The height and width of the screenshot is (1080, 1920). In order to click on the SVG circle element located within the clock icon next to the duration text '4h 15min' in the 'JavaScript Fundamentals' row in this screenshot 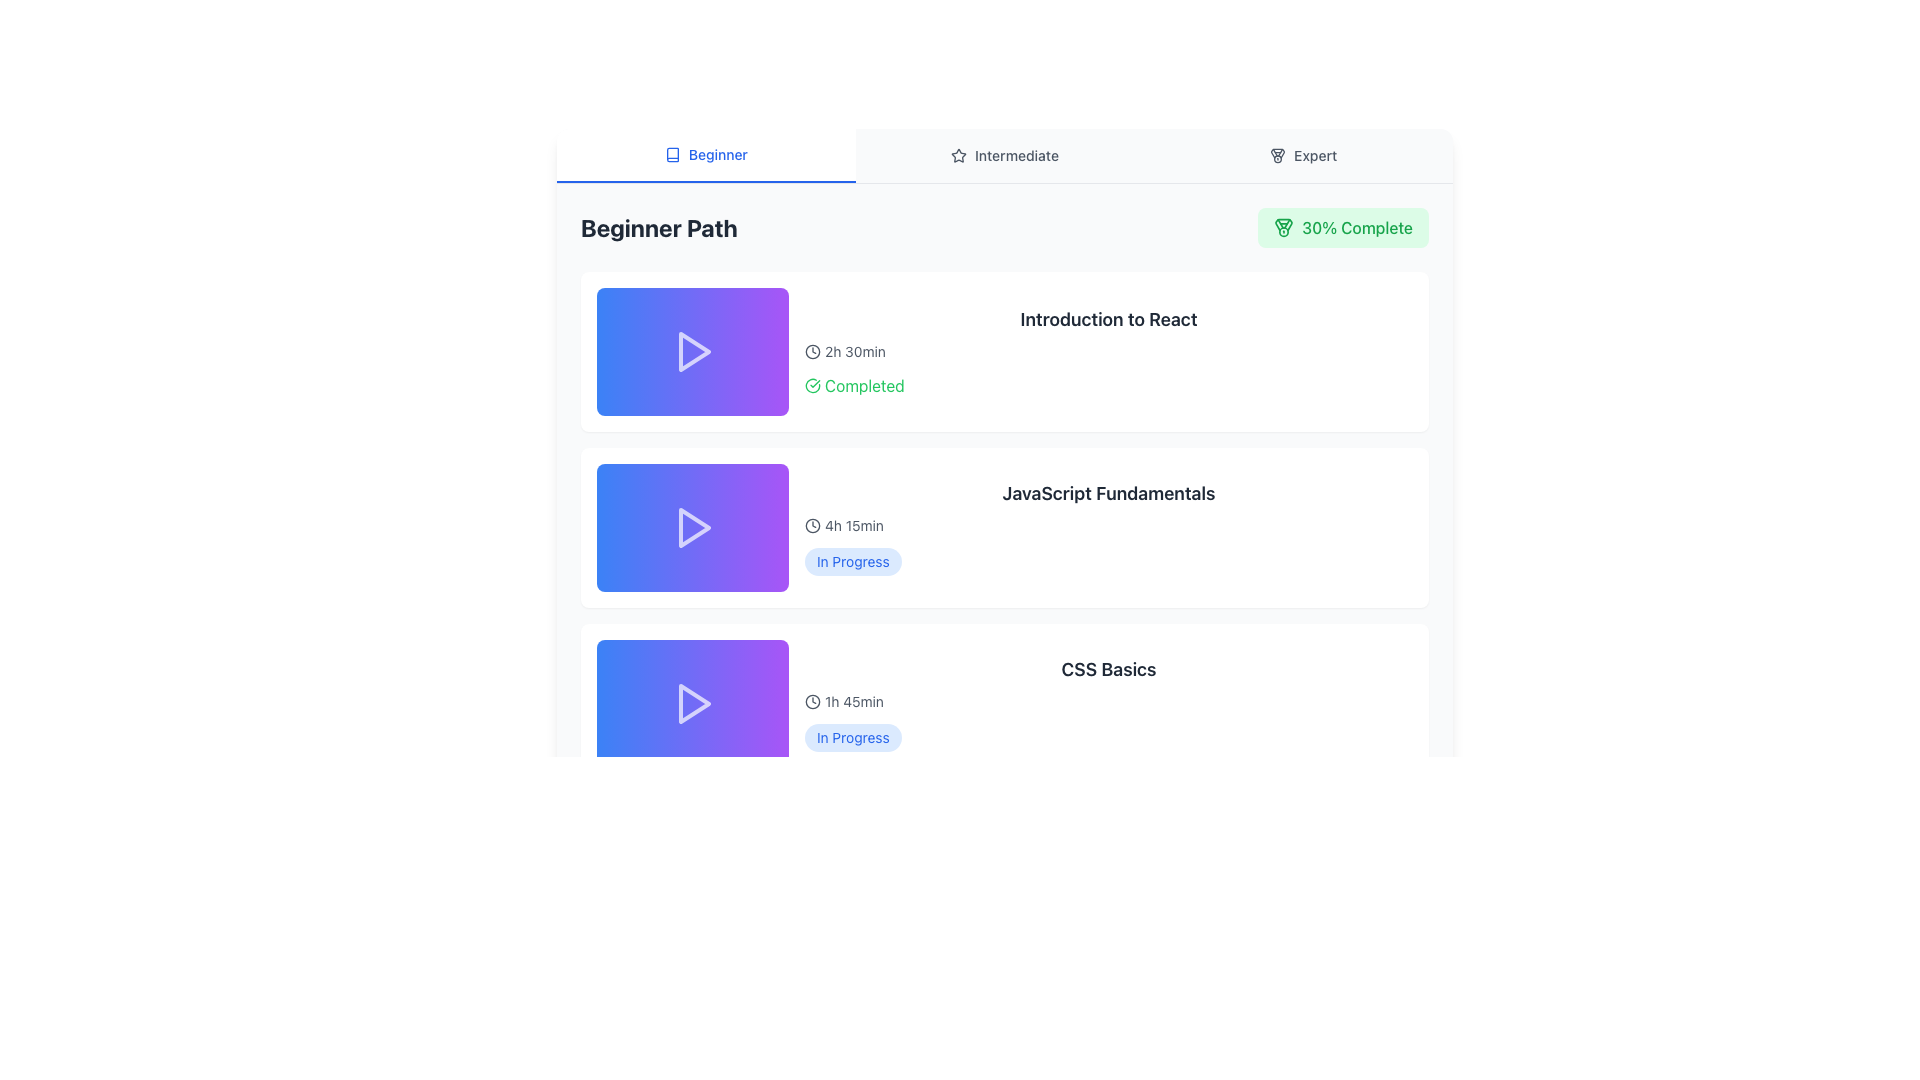, I will do `click(812, 701)`.